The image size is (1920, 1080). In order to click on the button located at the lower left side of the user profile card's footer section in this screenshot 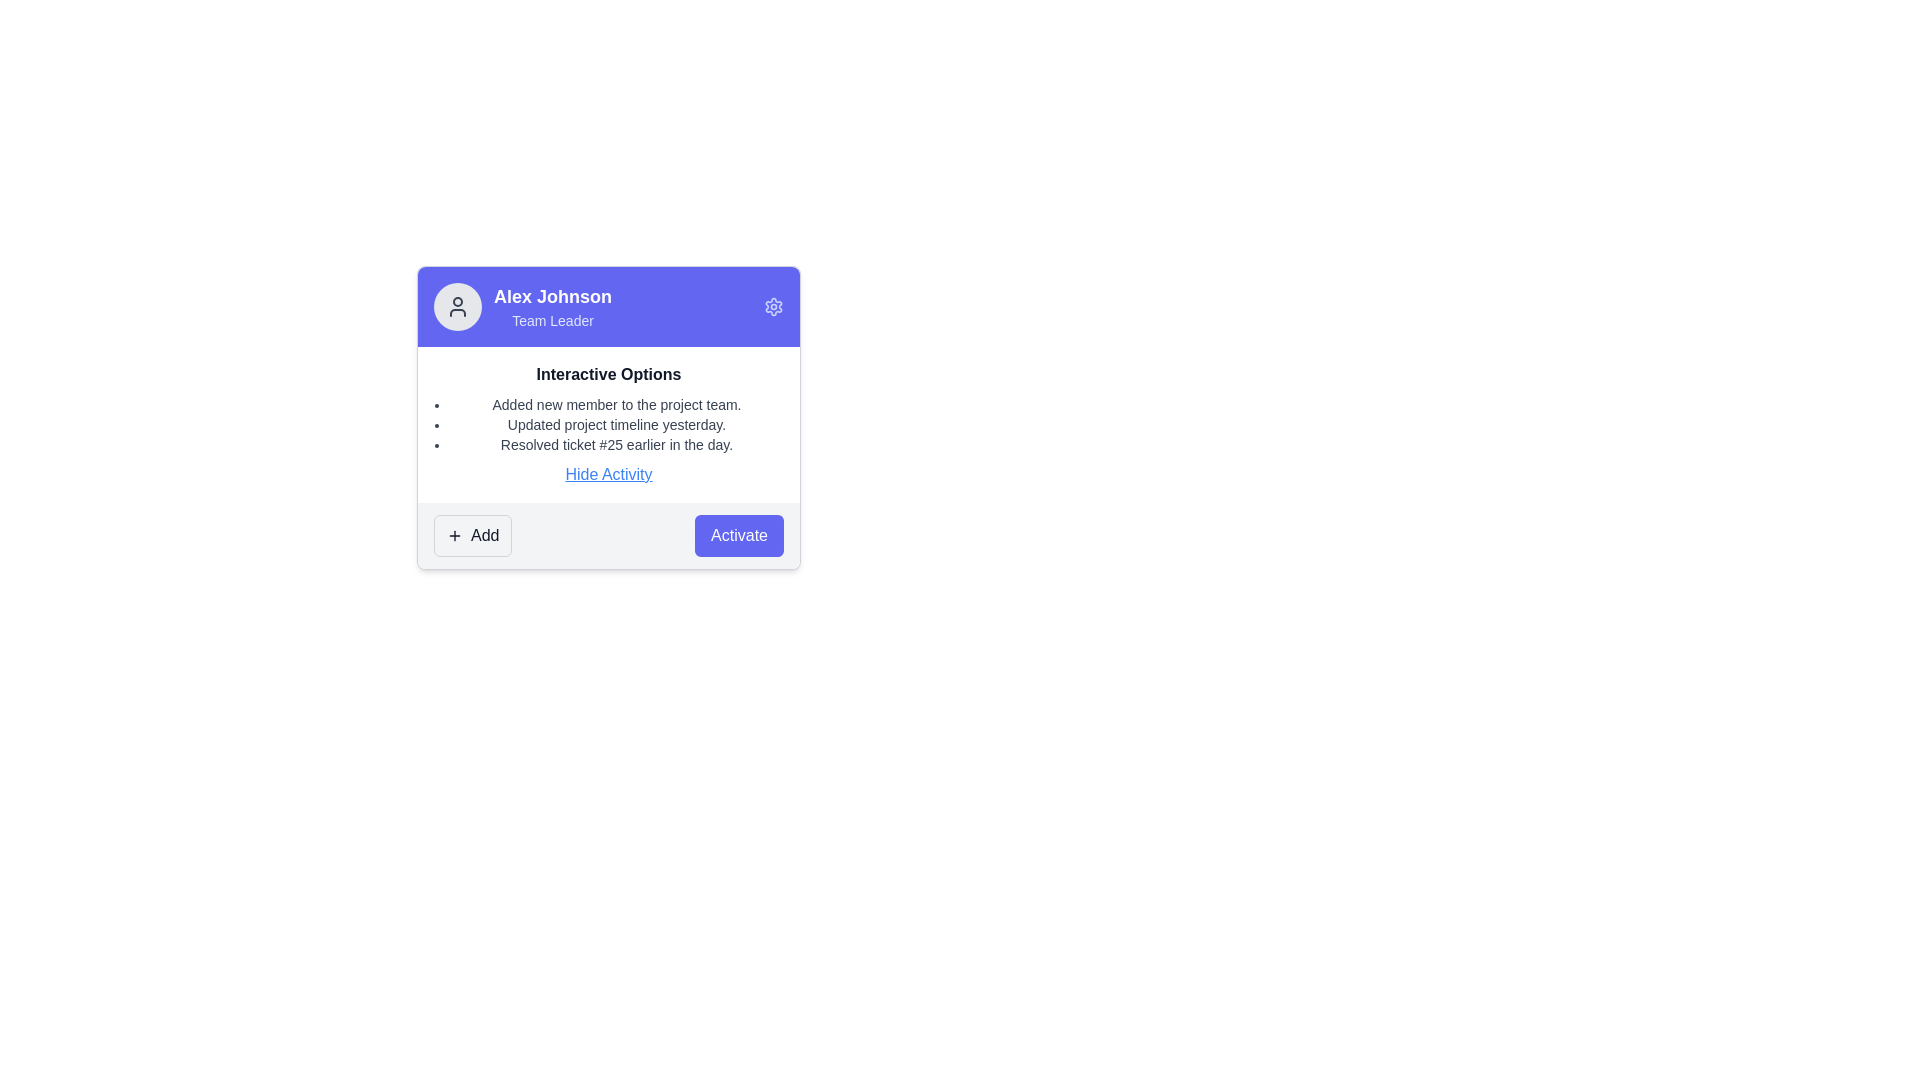, I will do `click(472, 535)`.